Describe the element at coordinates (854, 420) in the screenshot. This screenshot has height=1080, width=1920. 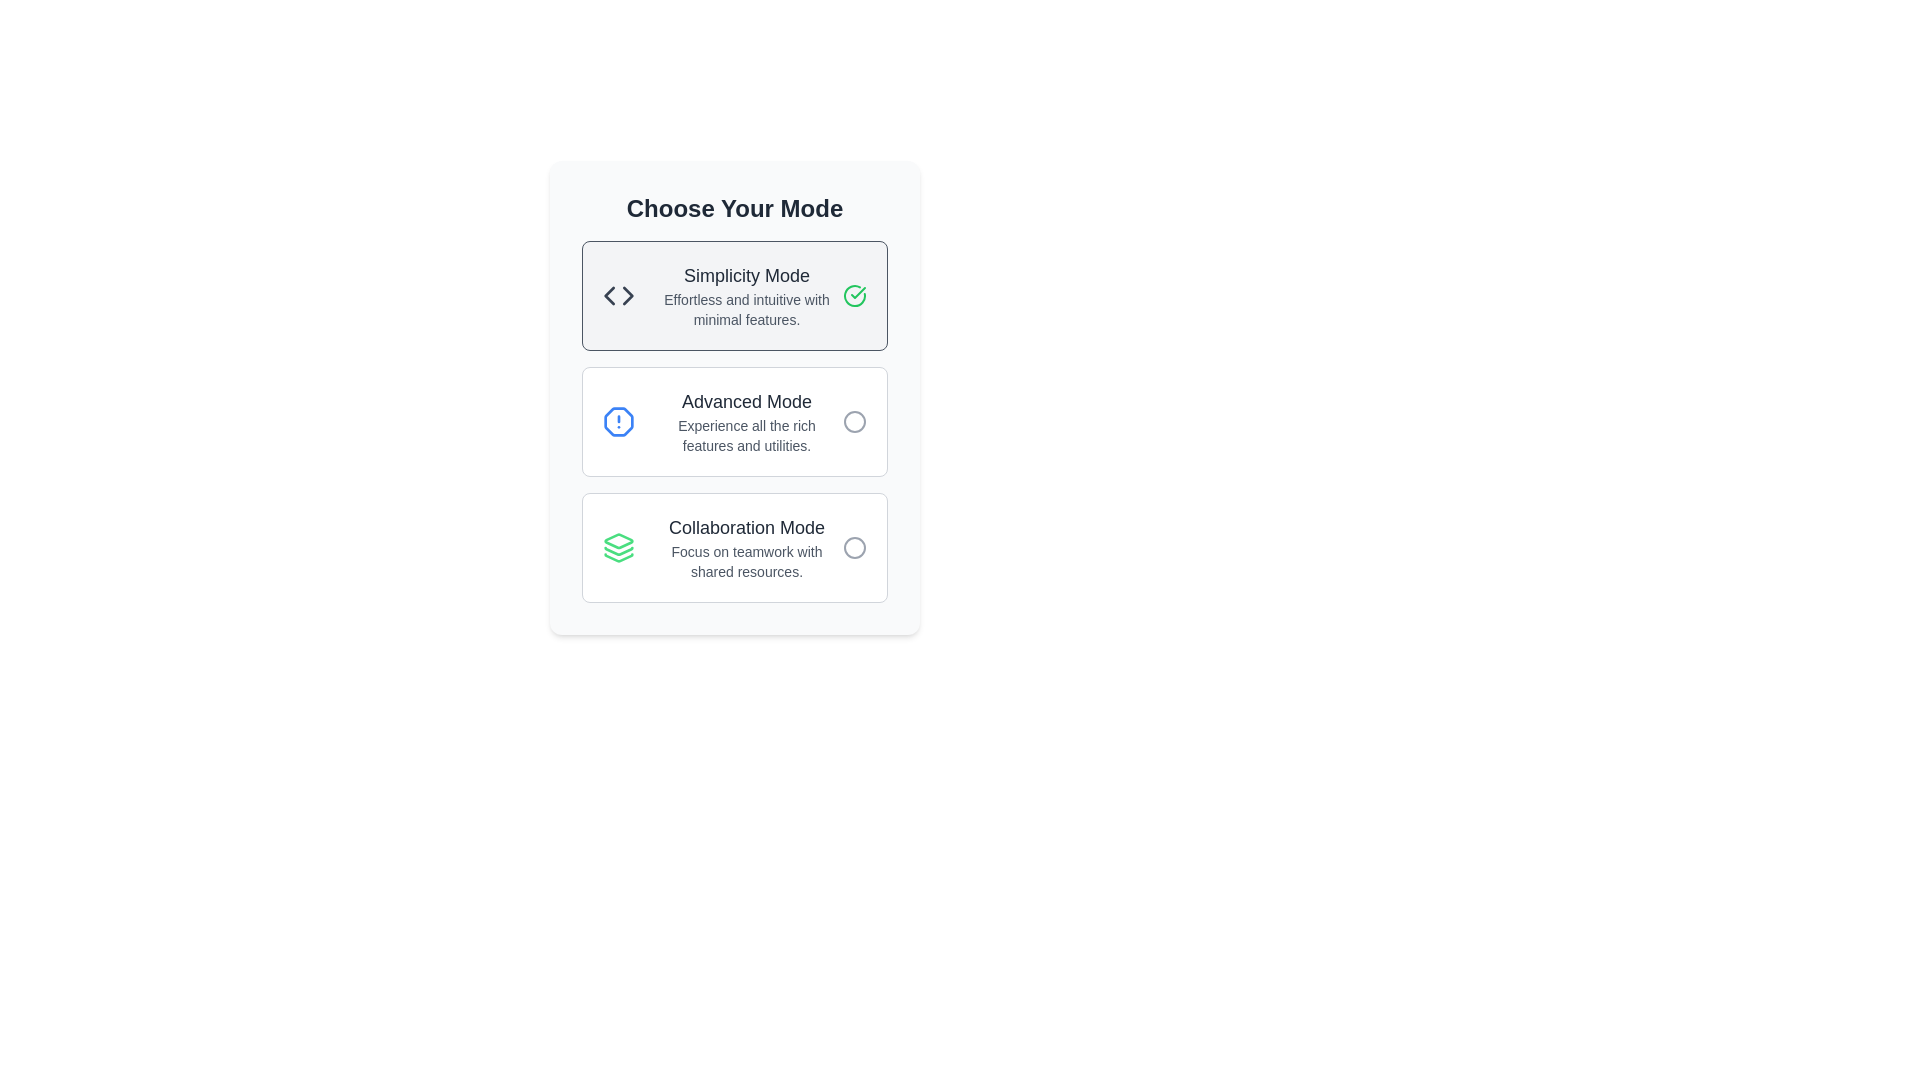
I see `the circular SVG vector graphic element with a thin gray stroke located in the 'Advanced Mode' section, adjacent to the mode's descriptive text` at that location.